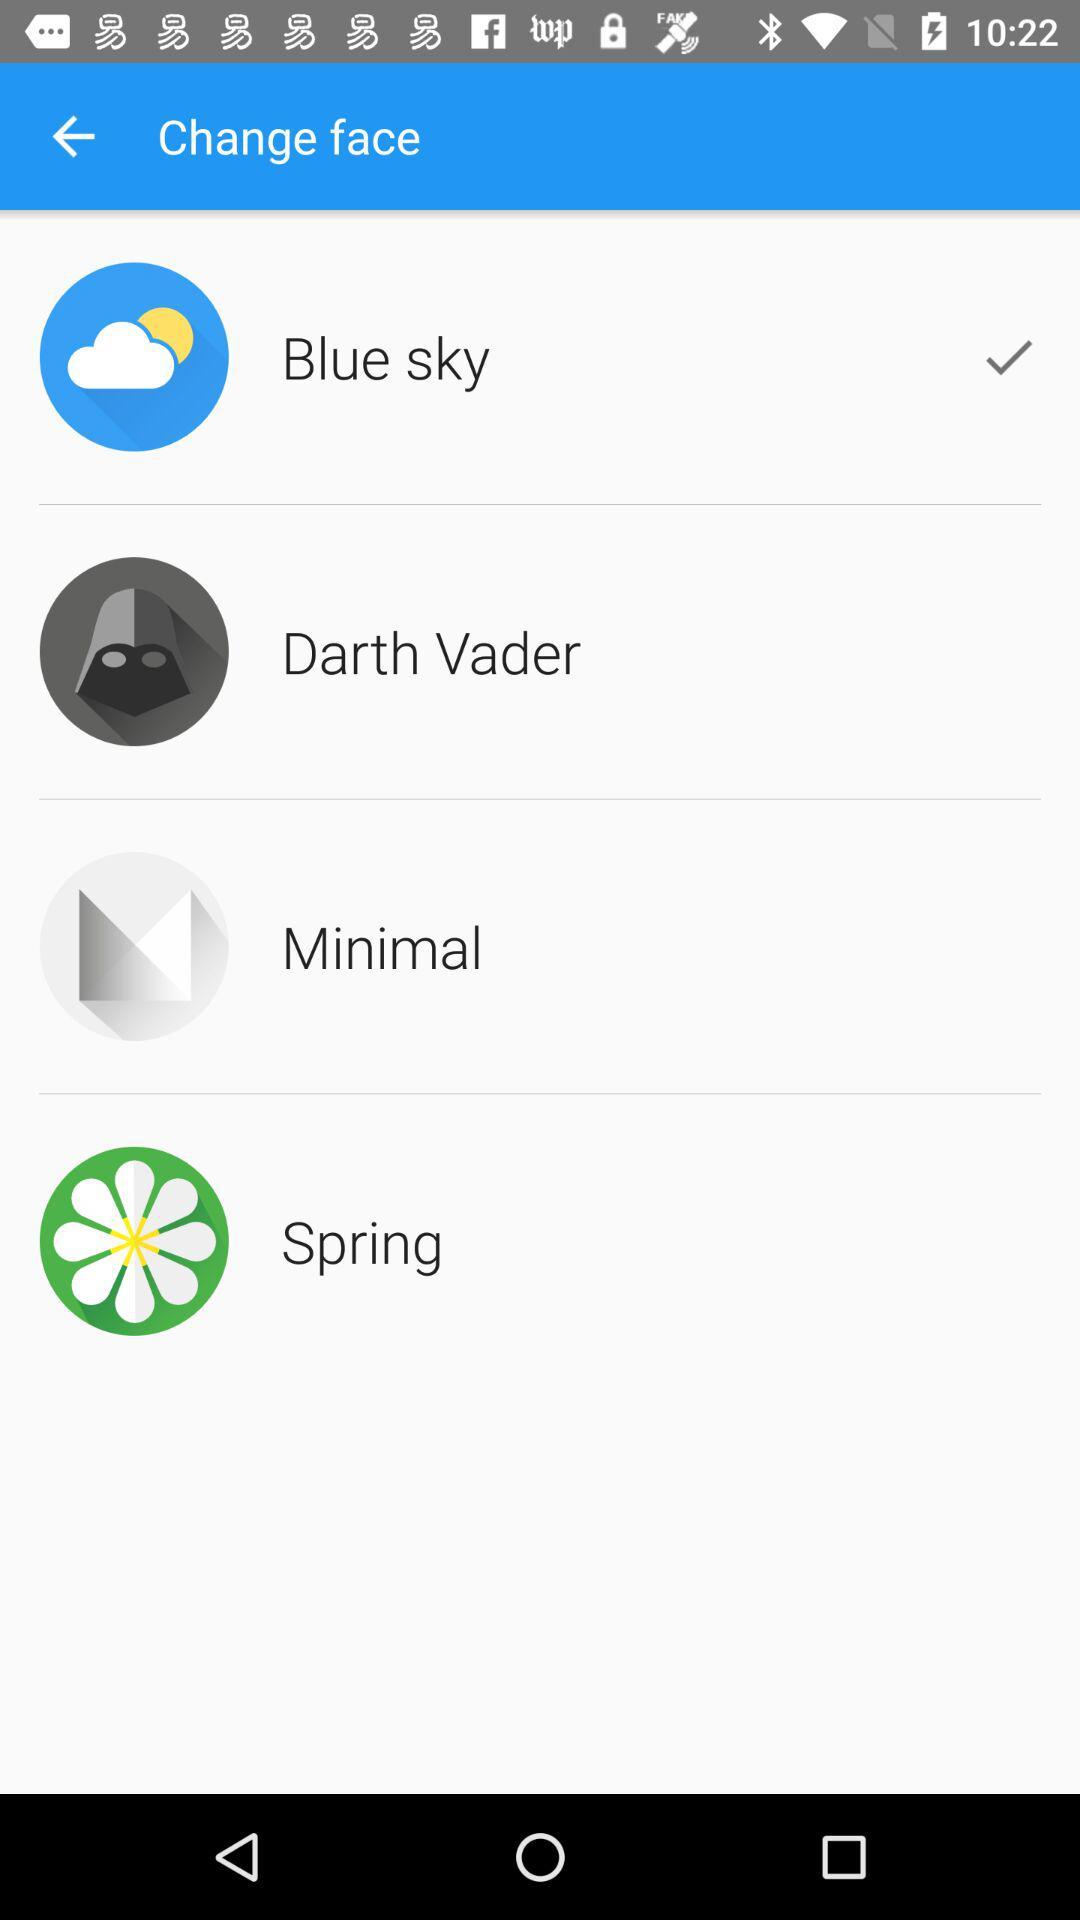 The width and height of the screenshot is (1080, 1920). Describe the element at coordinates (72, 135) in the screenshot. I see `go back` at that location.